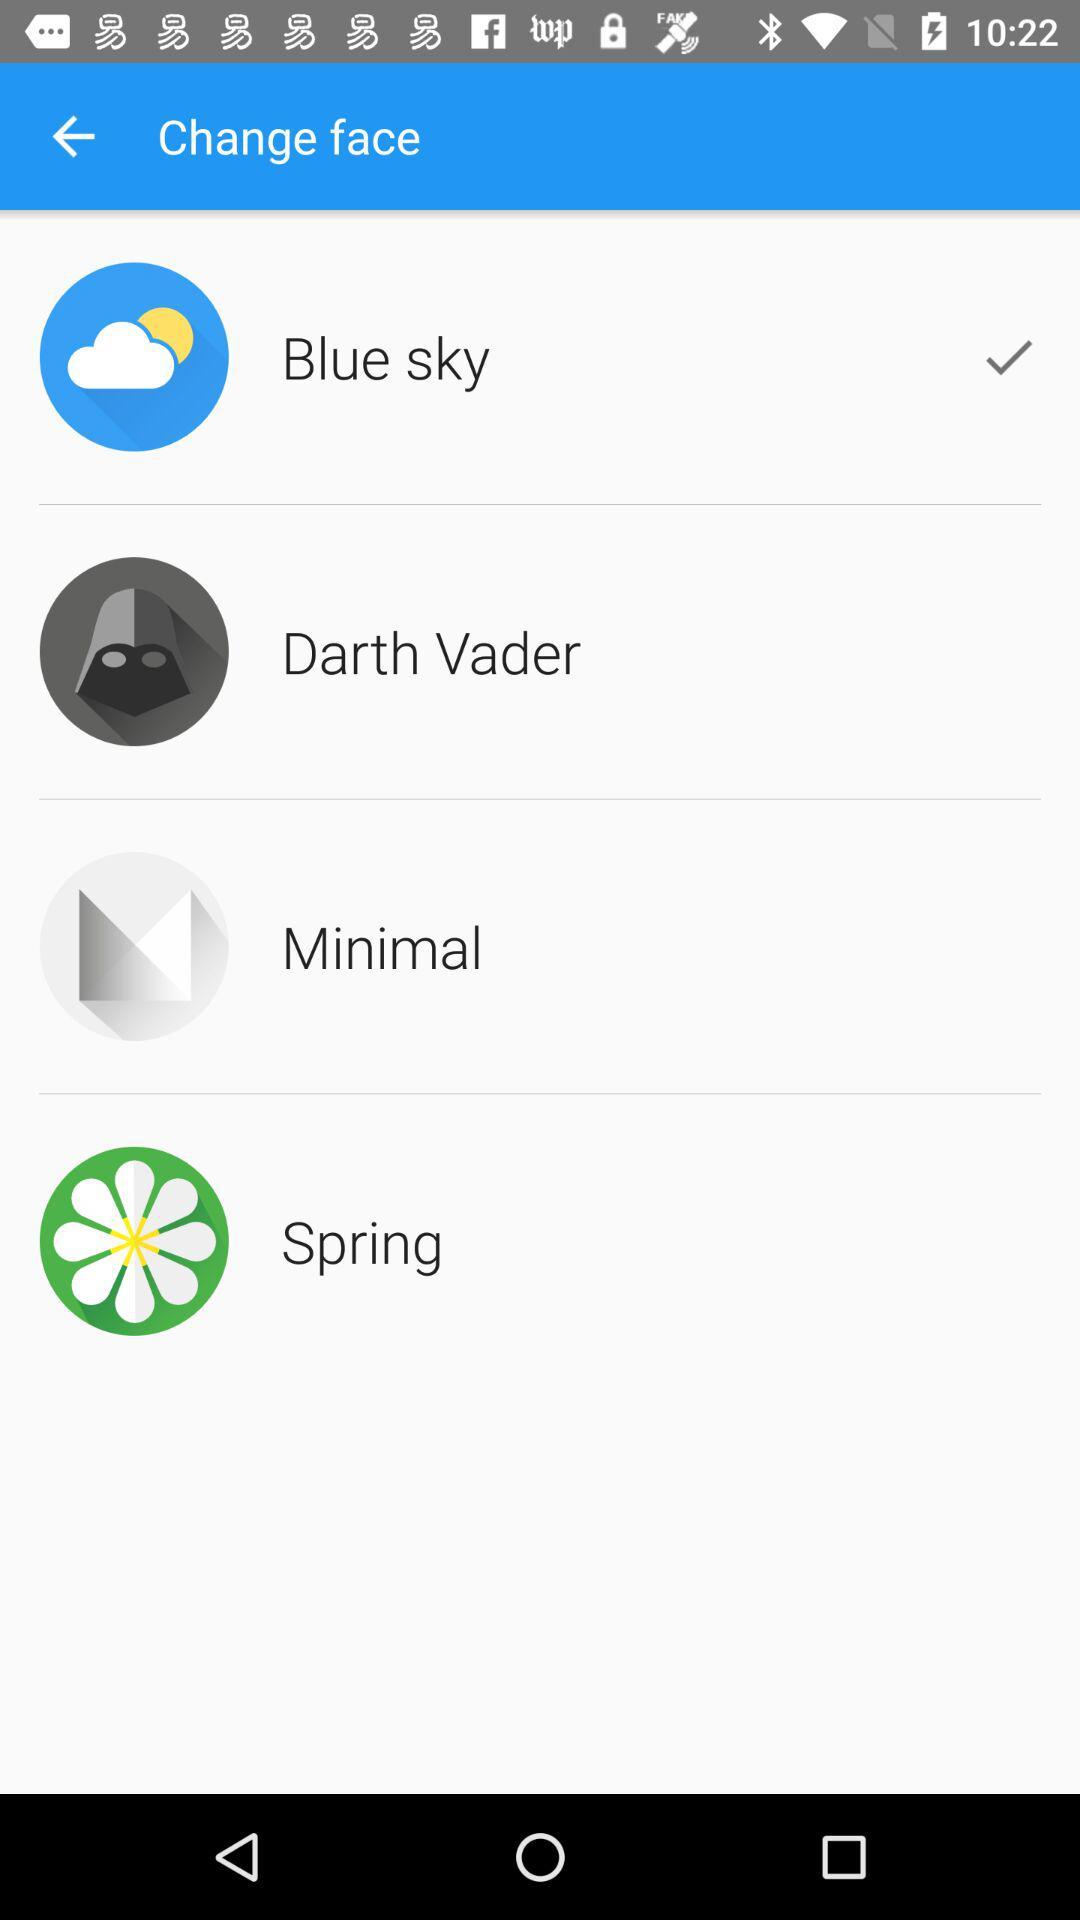 The width and height of the screenshot is (1080, 1920). Describe the element at coordinates (72, 135) in the screenshot. I see `go back` at that location.